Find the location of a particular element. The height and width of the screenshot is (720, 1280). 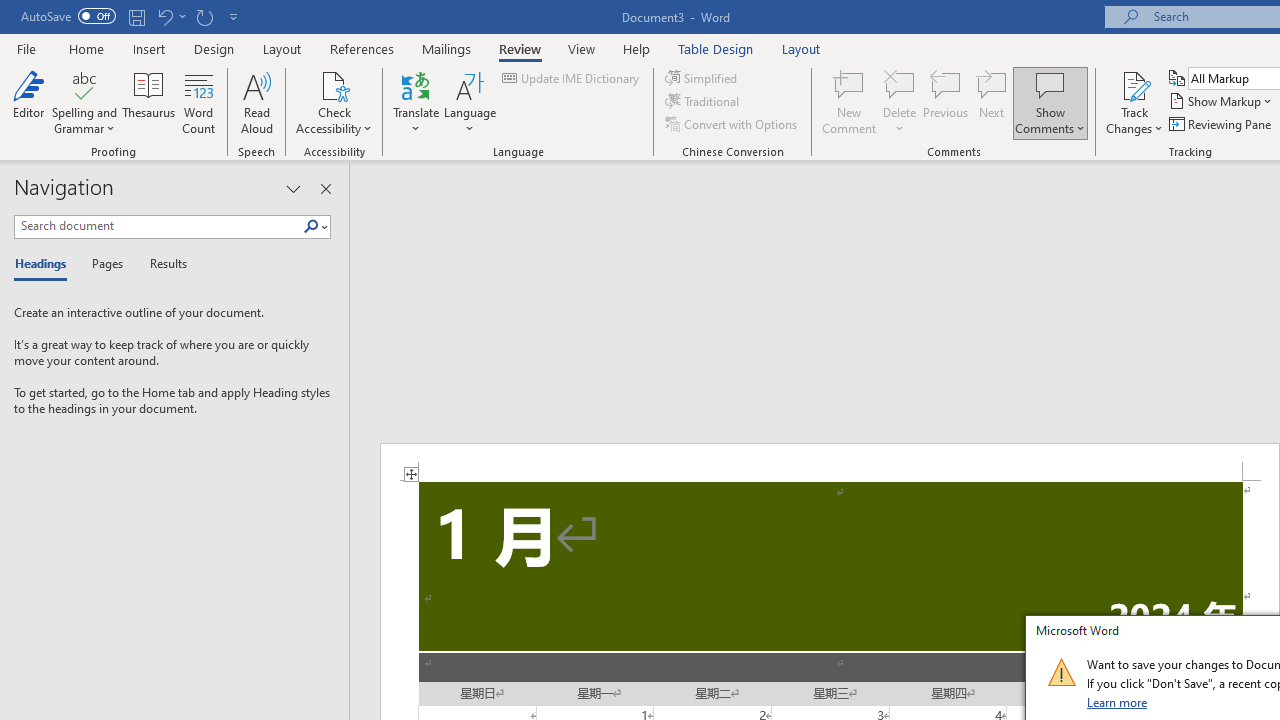

'Spelling and Grammar' is located at coordinates (84, 103).